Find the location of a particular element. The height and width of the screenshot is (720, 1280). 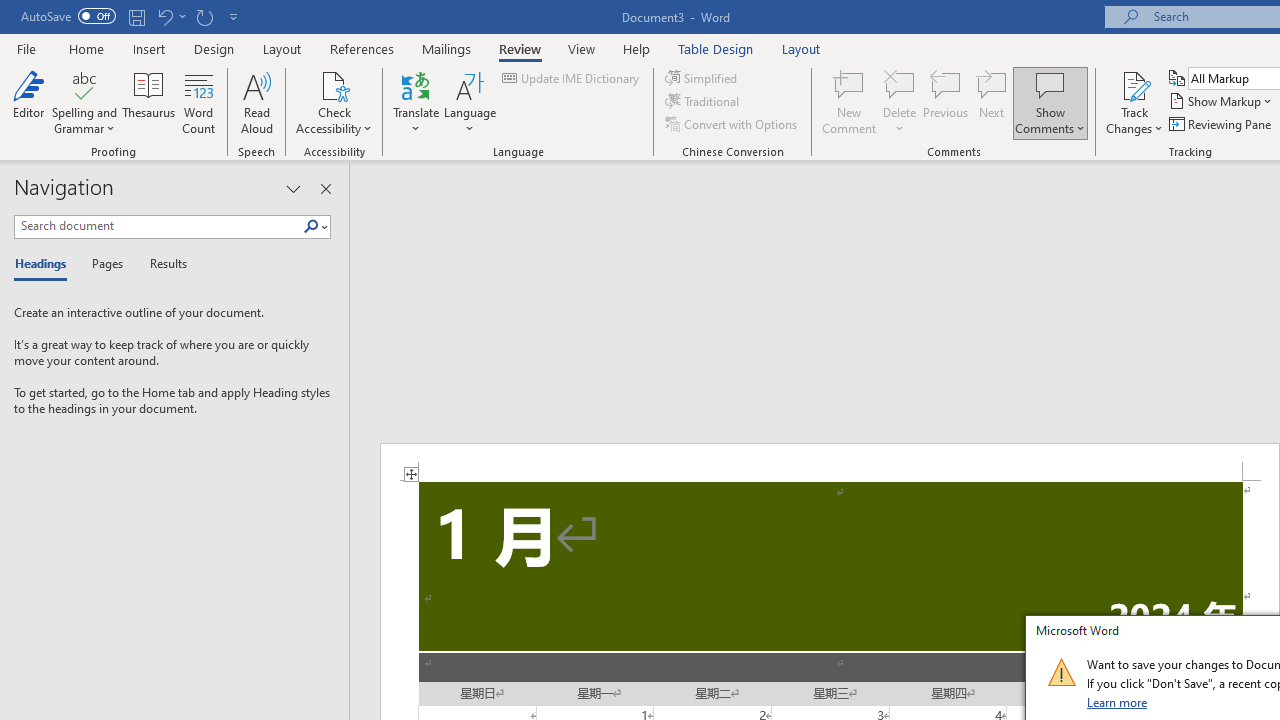

'Spelling and Grammar' is located at coordinates (84, 103).